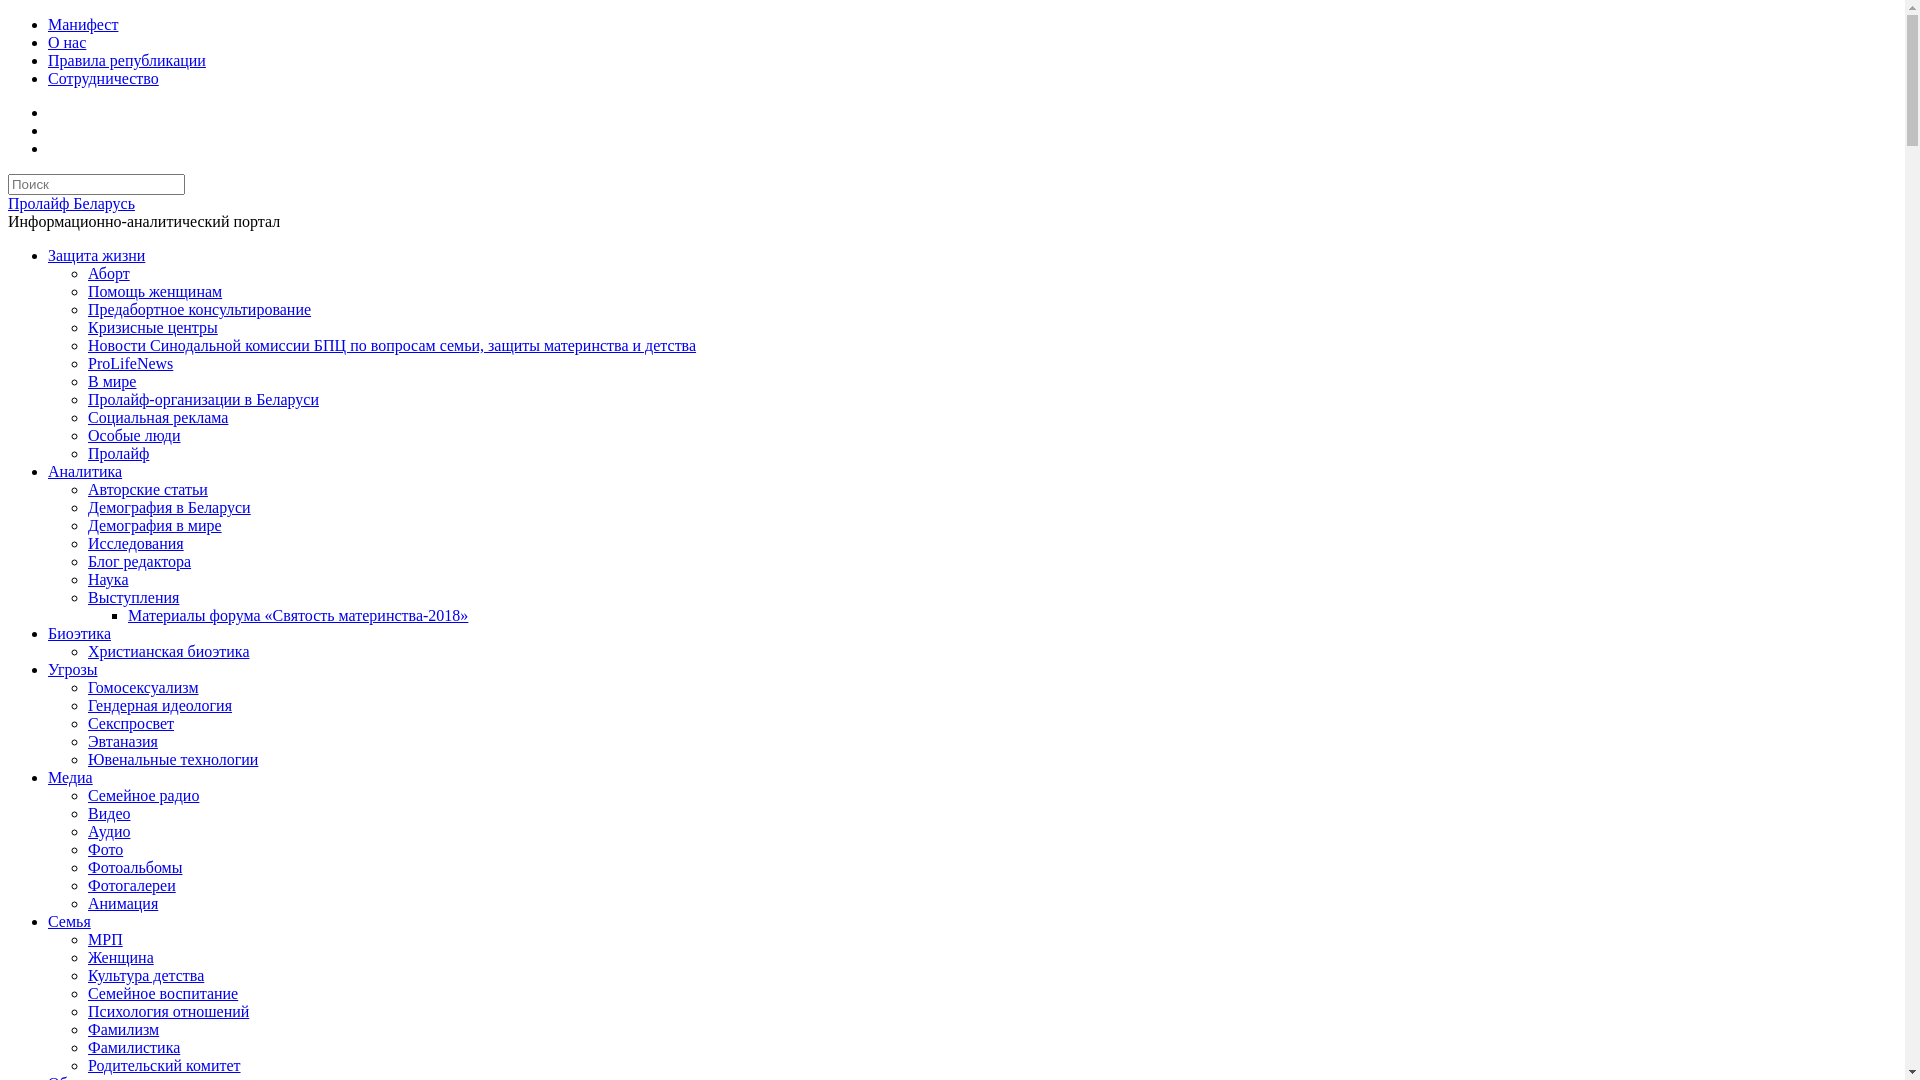 This screenshot has width=1920, height=1080. What do you see at coordinates (129, 363) in the screenshot?
I see `'ProLifeNews'` at bounding box center [129, 363].